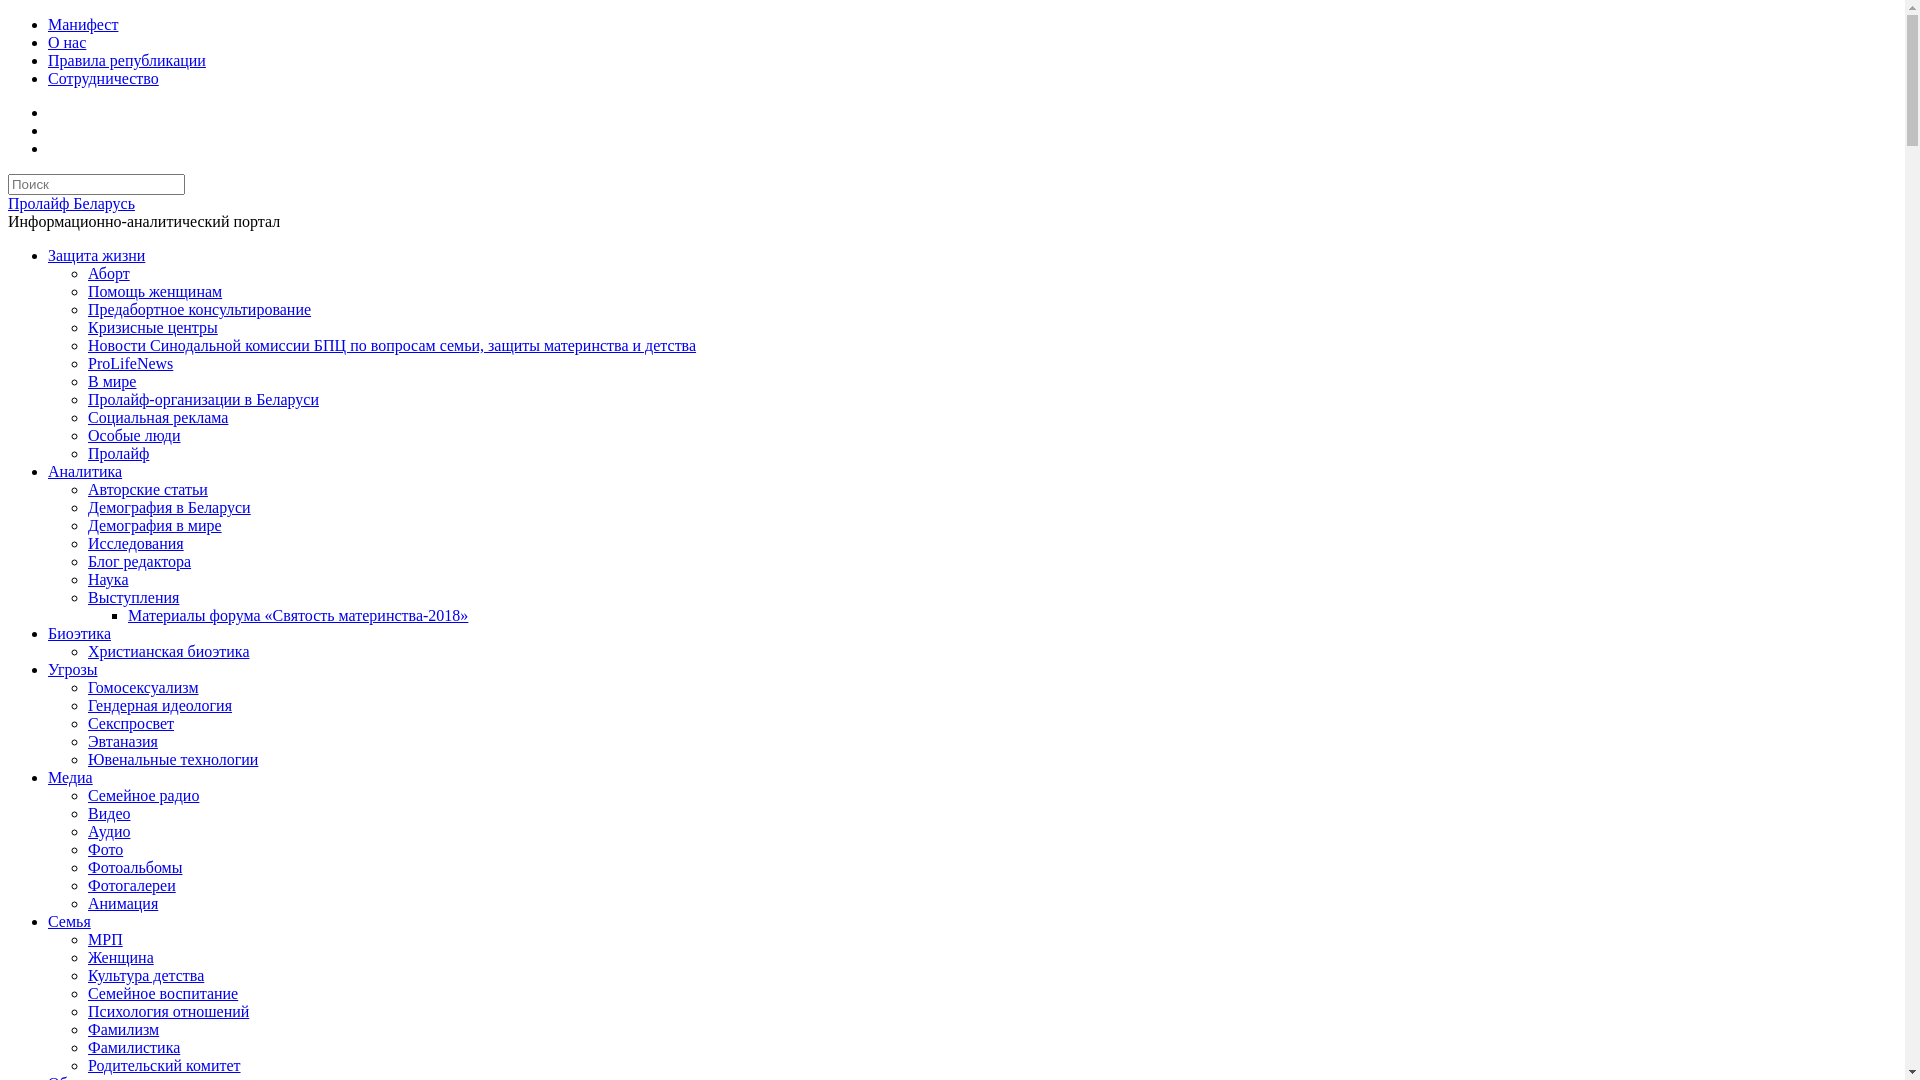 This screenshot has width=1920, height=1080. What do you see at coordinates (129, 363) in the screenshot?
I see `'ProLifeNews'` at bounding box center [129, 363].